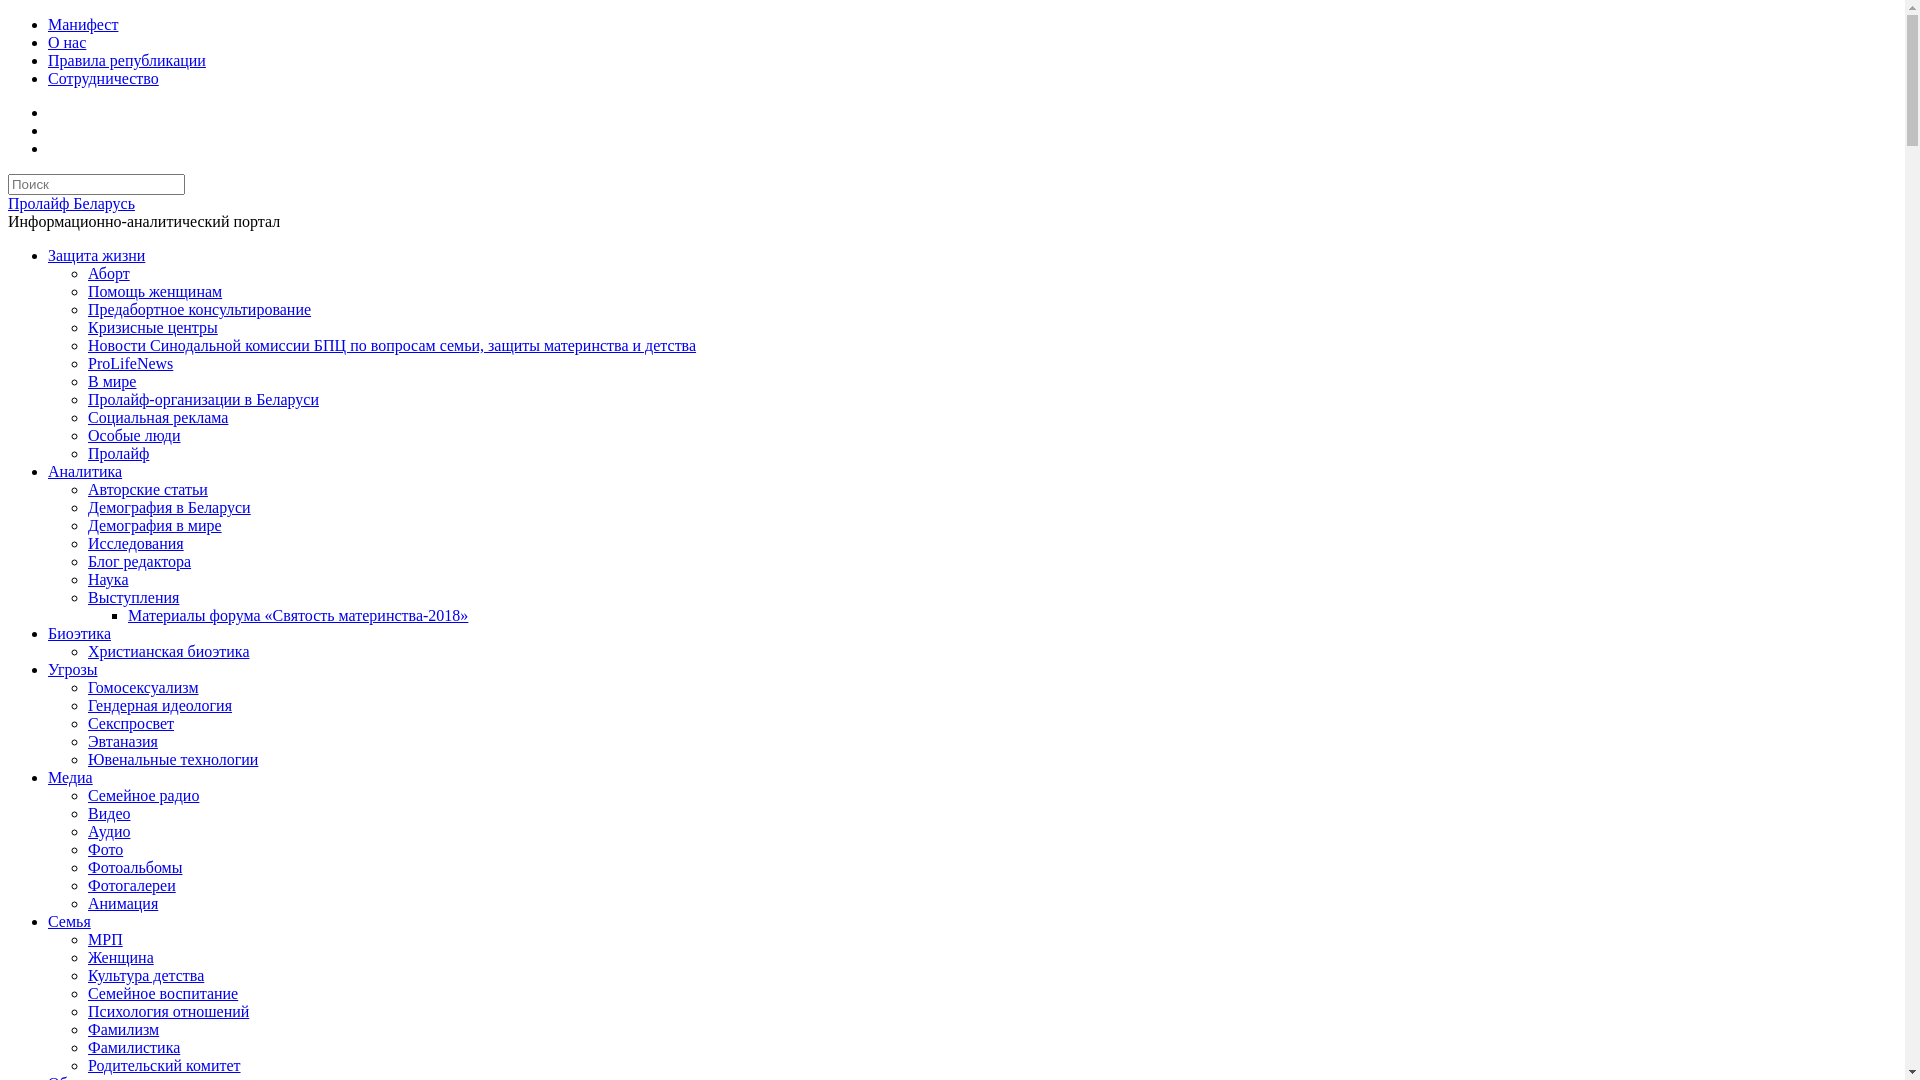 This screenshot has width=1920, height=1080. What do you see at coordinates (129, 363) in the screenshot?
I see `'ProLifeNews'` at bounding box center [129, 363].